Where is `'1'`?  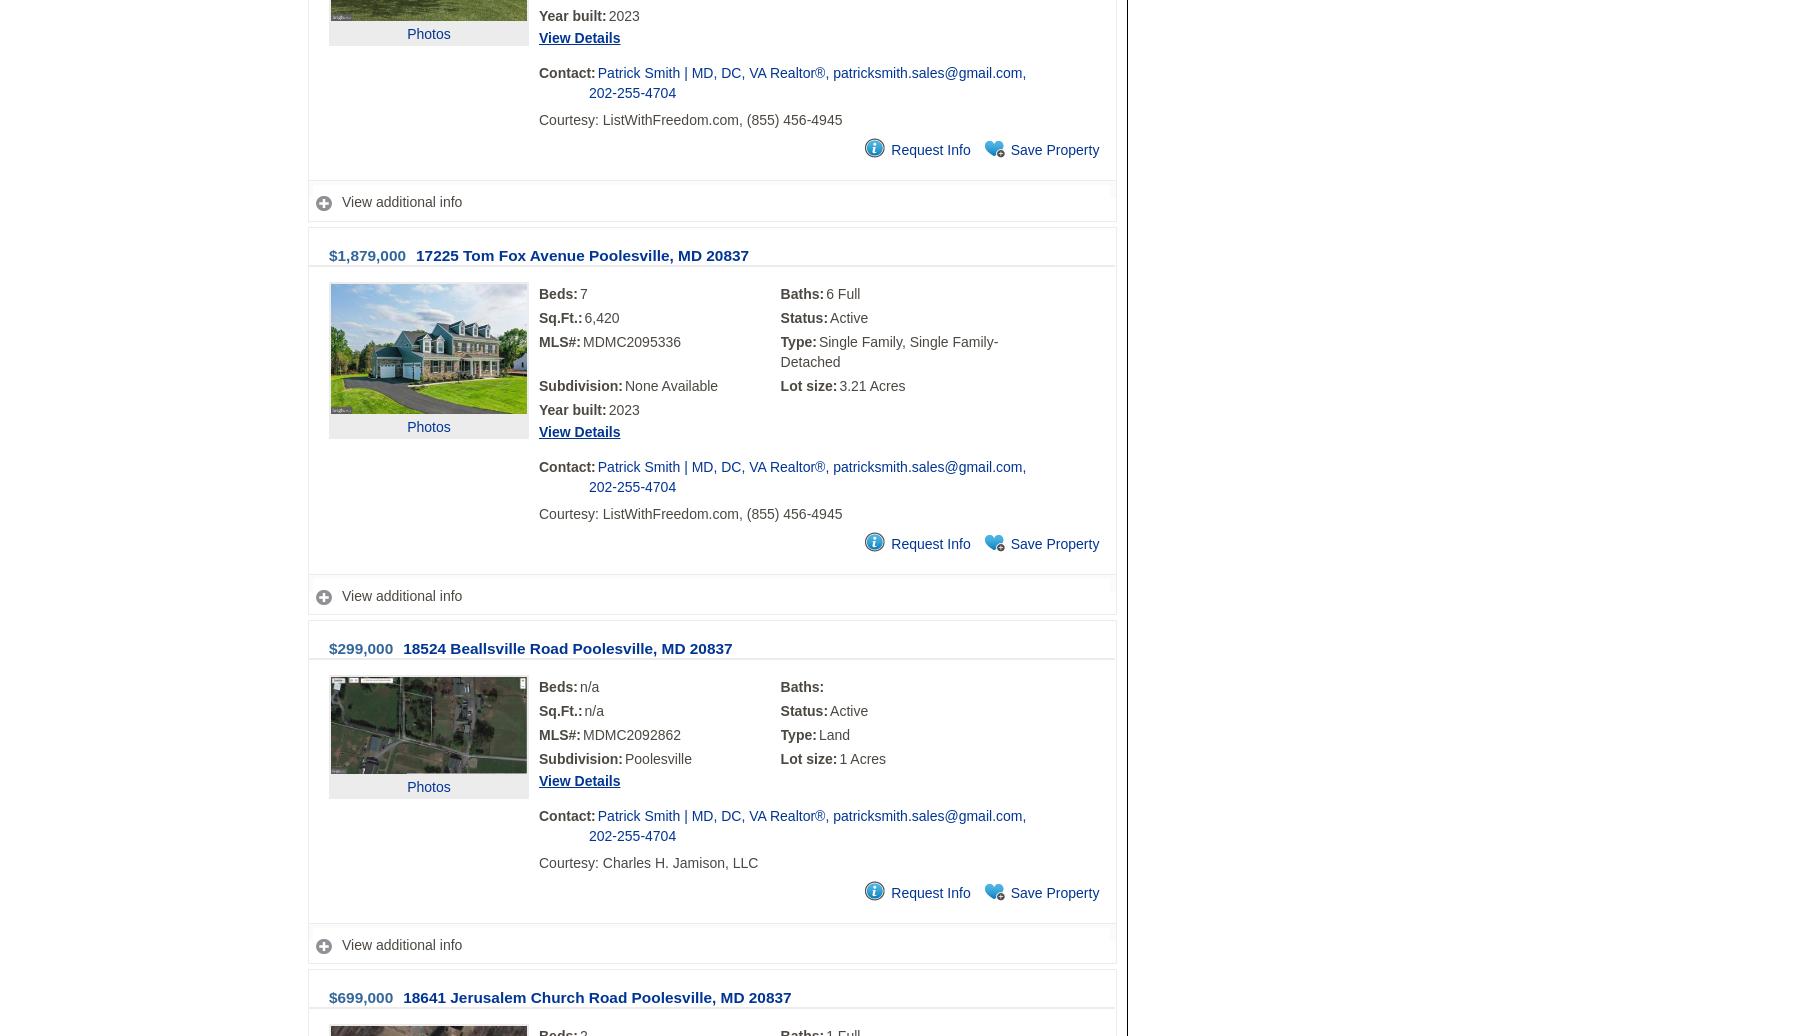 '1' is located at coordinates (838, 758).